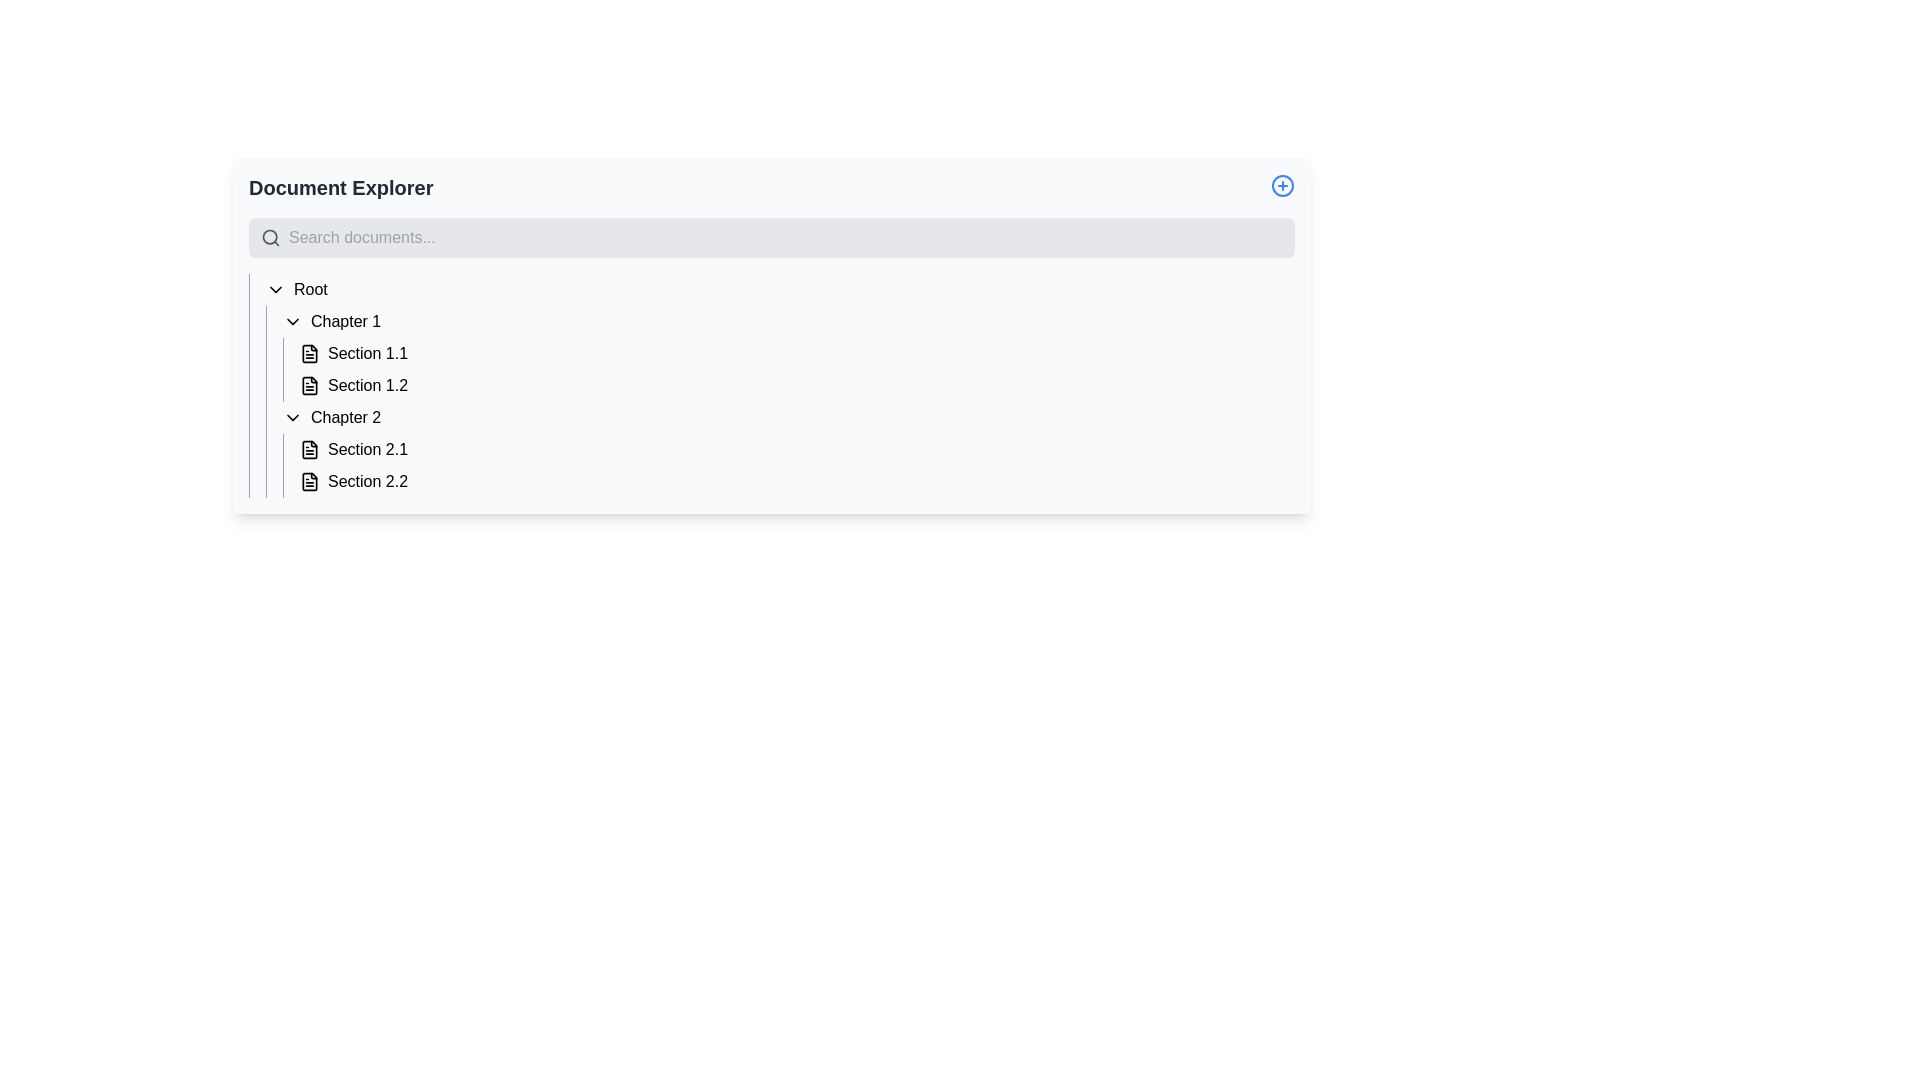  What do you see at coordinates (309, 353) in the screenshot?
I see `the file icon representing a document in the 'Document Explorer' interface, located under 'Chapter 1' and adjacent to 'Section 1.1'` at bounding box center [309, 353].